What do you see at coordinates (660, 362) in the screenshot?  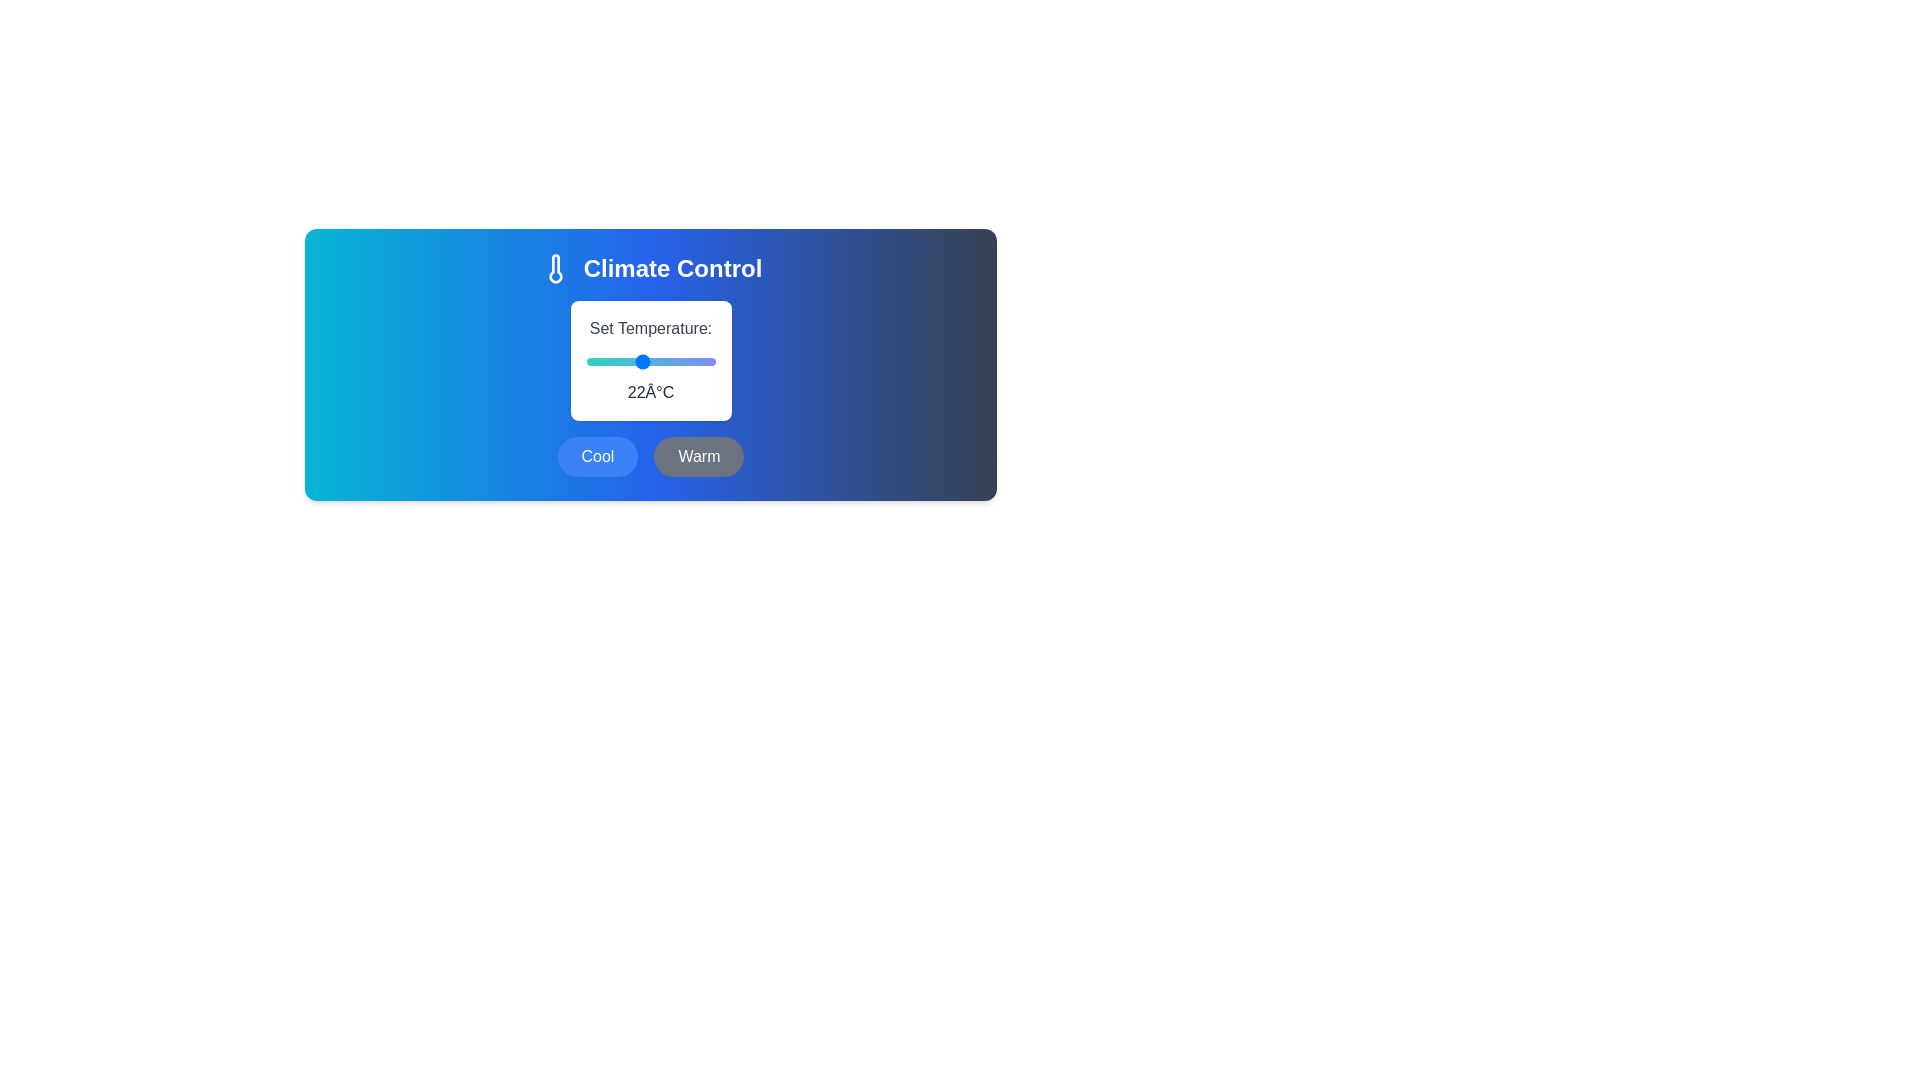 I see `the desired temperature` at bounding box center [660, 362].